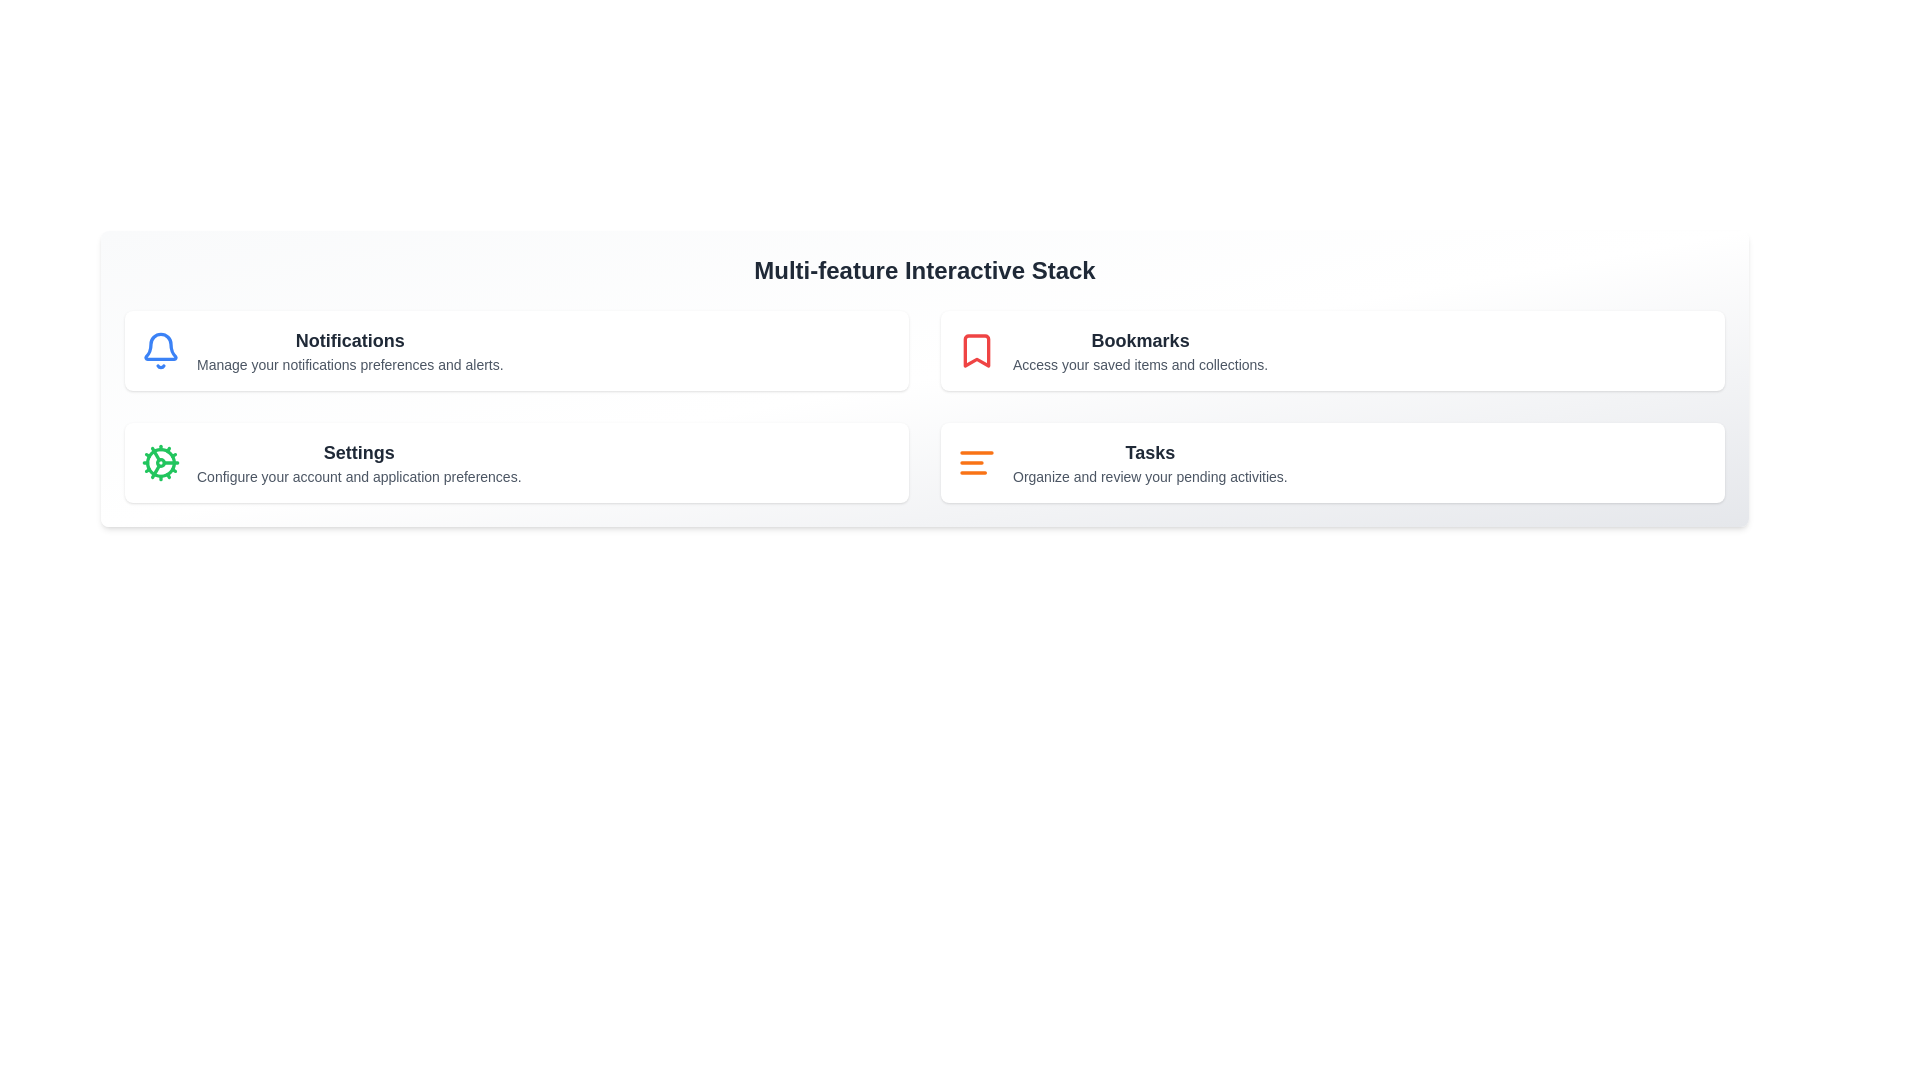  What do you see at coordinates (1140, 339) in the screenshot?
I see `the 'Bookmarks' section title text label, which indicates the feature to save and manage items` at bounding box center [1140, 339].